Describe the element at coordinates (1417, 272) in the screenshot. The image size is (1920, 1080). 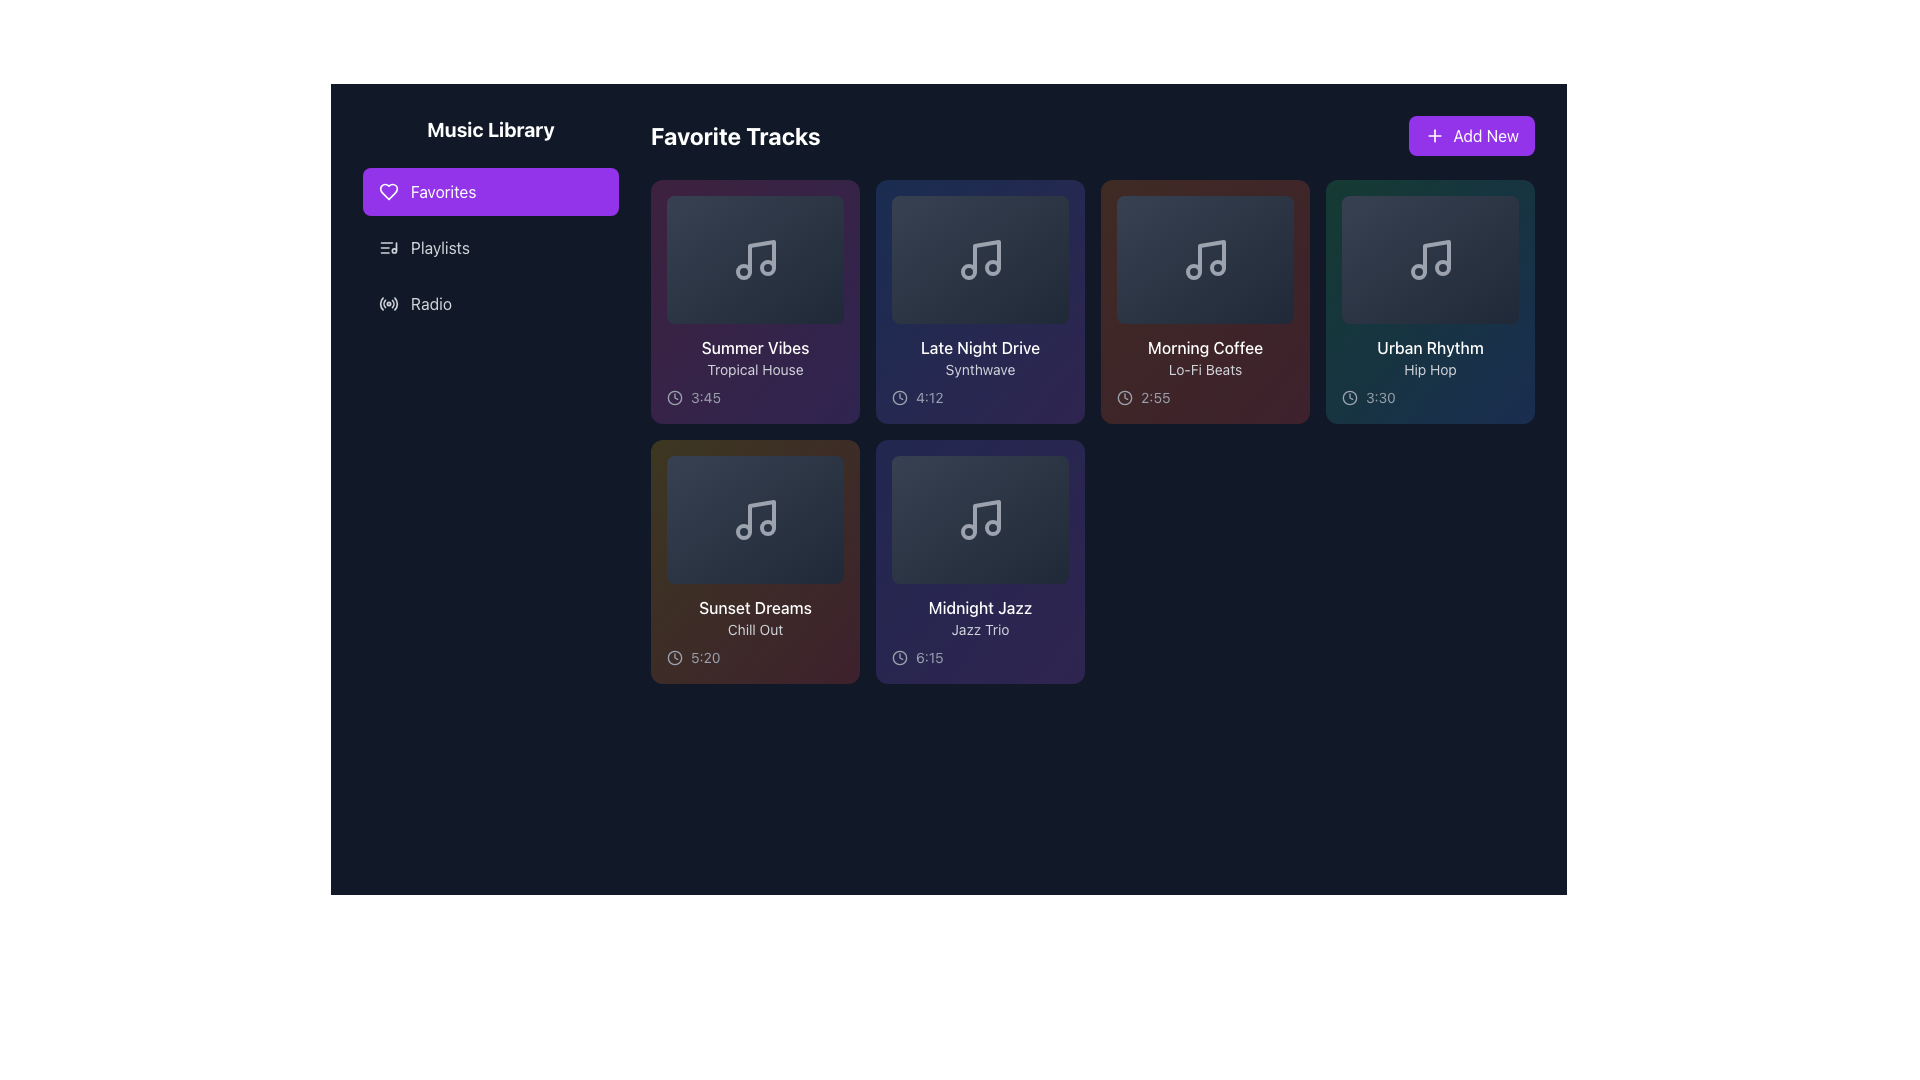
I see `the small SVG circle icon that is part of the musical note symbol in the top-right card titled 'Urban Rhythm.'` at that location.